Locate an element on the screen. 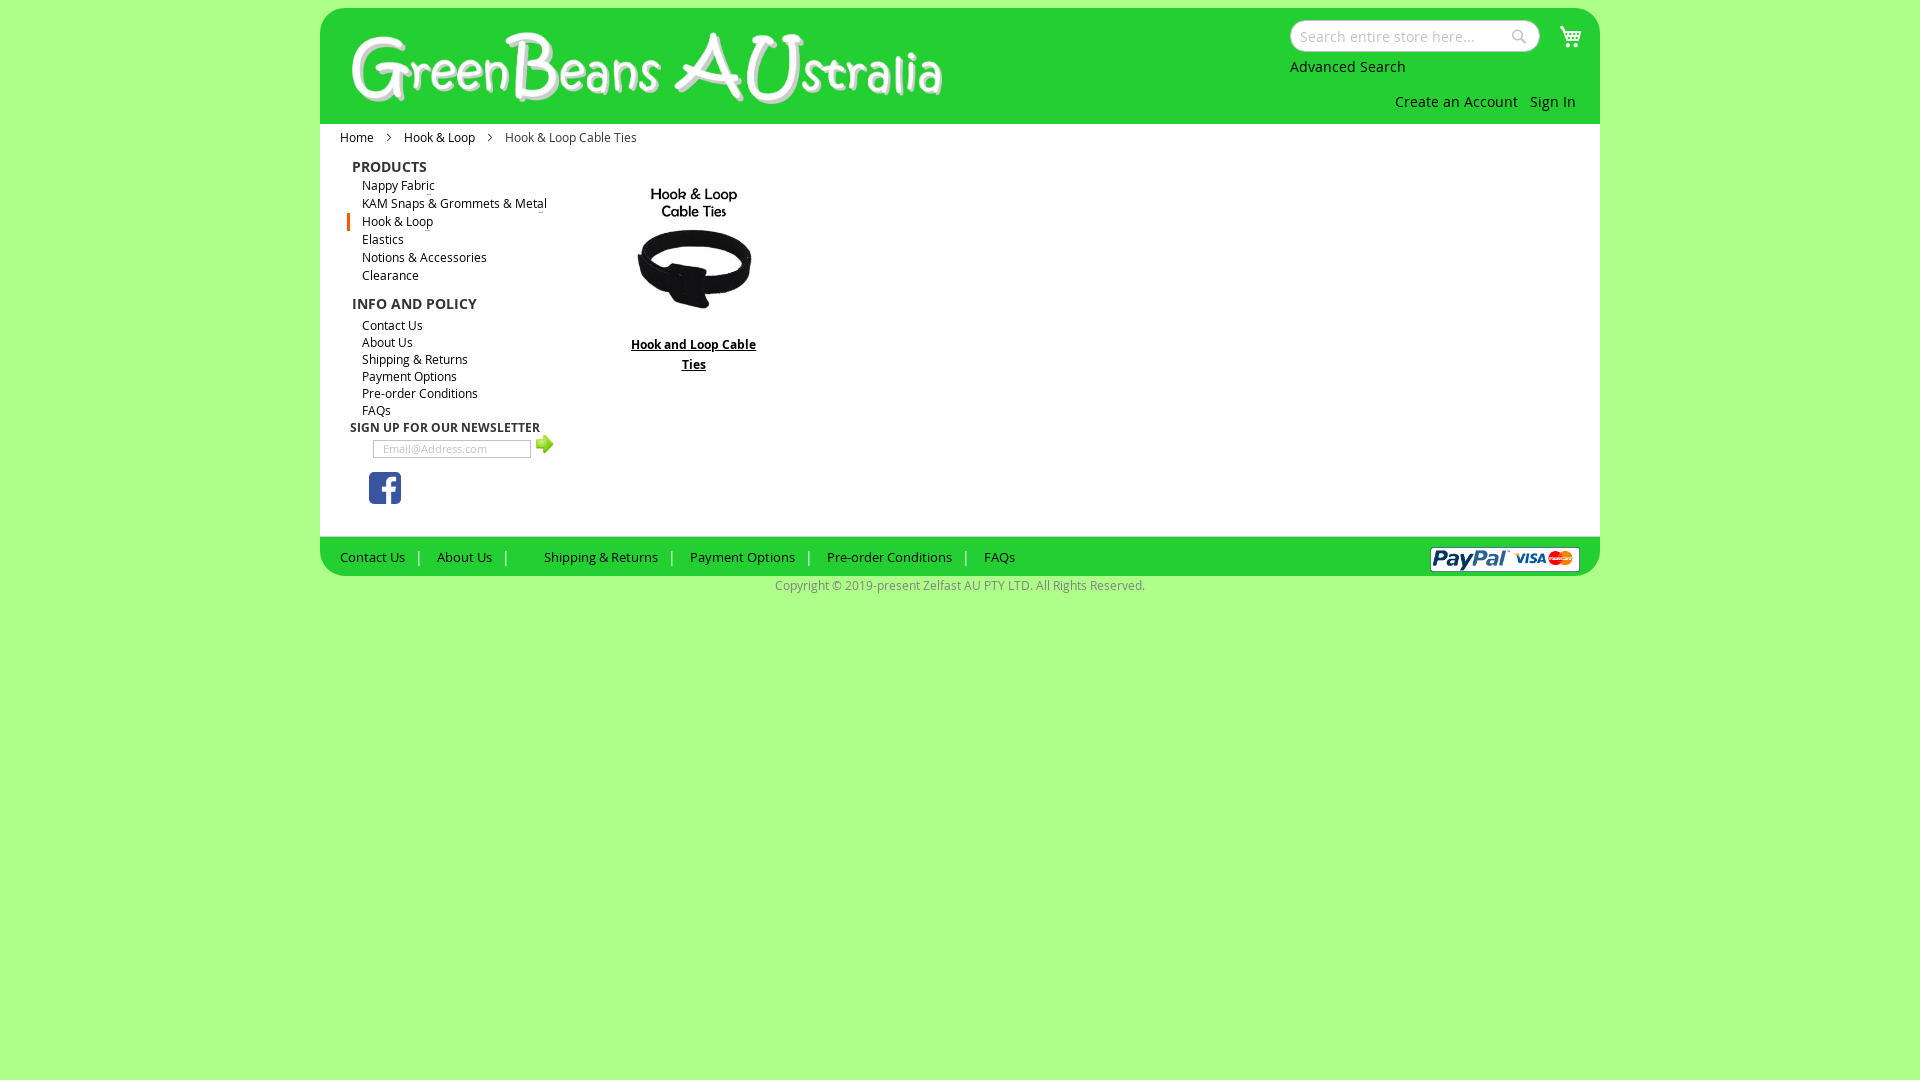 Image resolution: width=1920 pixels, height=1080 pixels. 'Hook & Loop' is located at coordinates (402, 136).